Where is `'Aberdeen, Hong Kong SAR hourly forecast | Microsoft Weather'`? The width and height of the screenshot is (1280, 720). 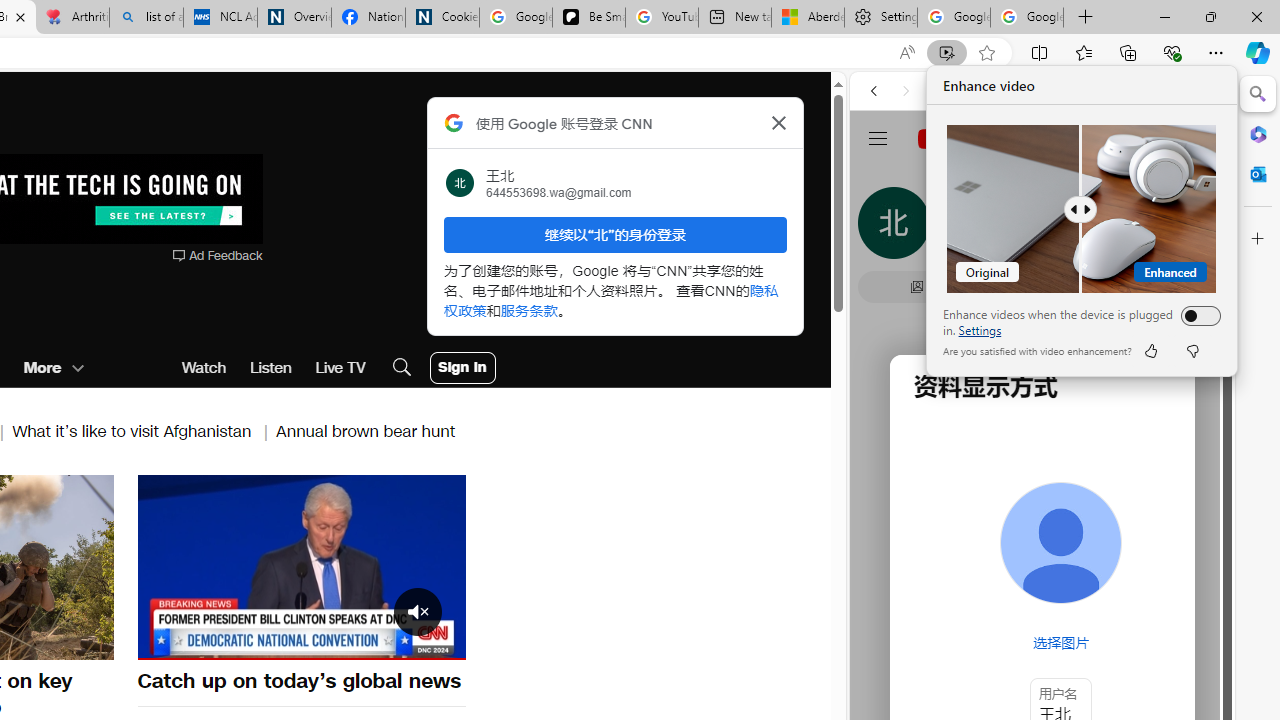
'Aberdeen, Hong Kong SAR hourly forecast | Microsoft Weather' is located at coordinates (807, 17).